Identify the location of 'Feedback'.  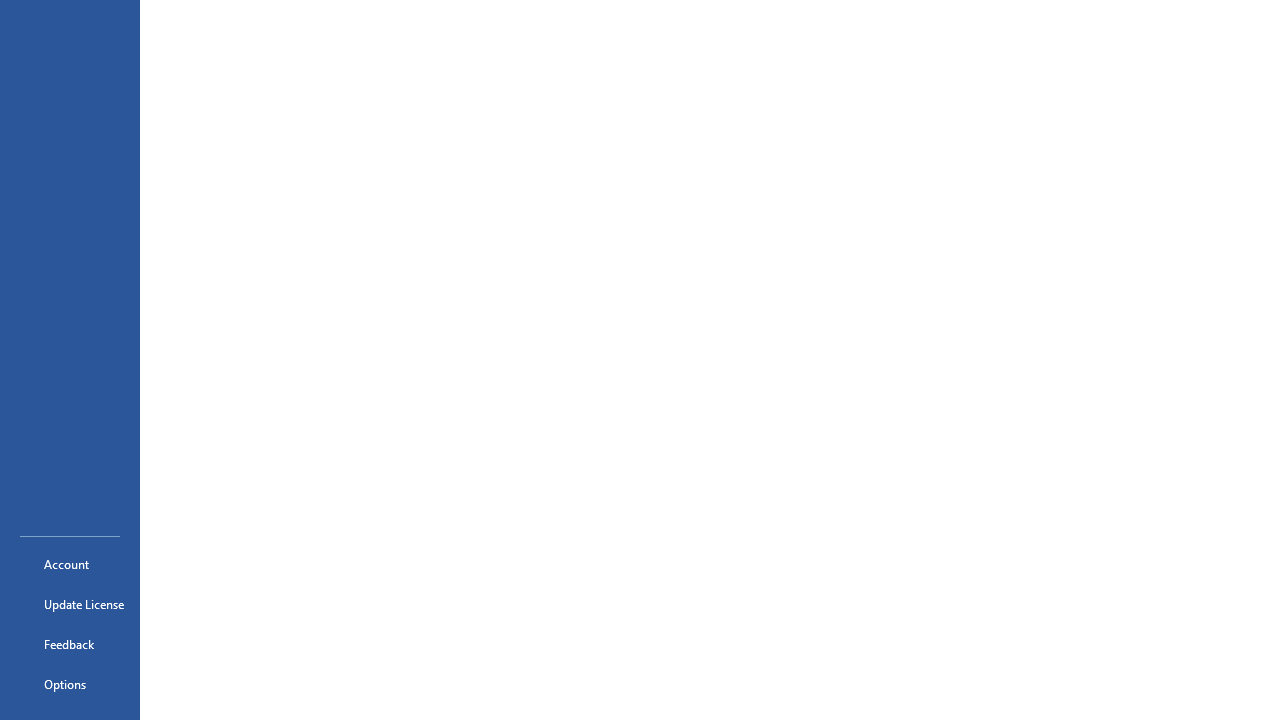
(69, 644).